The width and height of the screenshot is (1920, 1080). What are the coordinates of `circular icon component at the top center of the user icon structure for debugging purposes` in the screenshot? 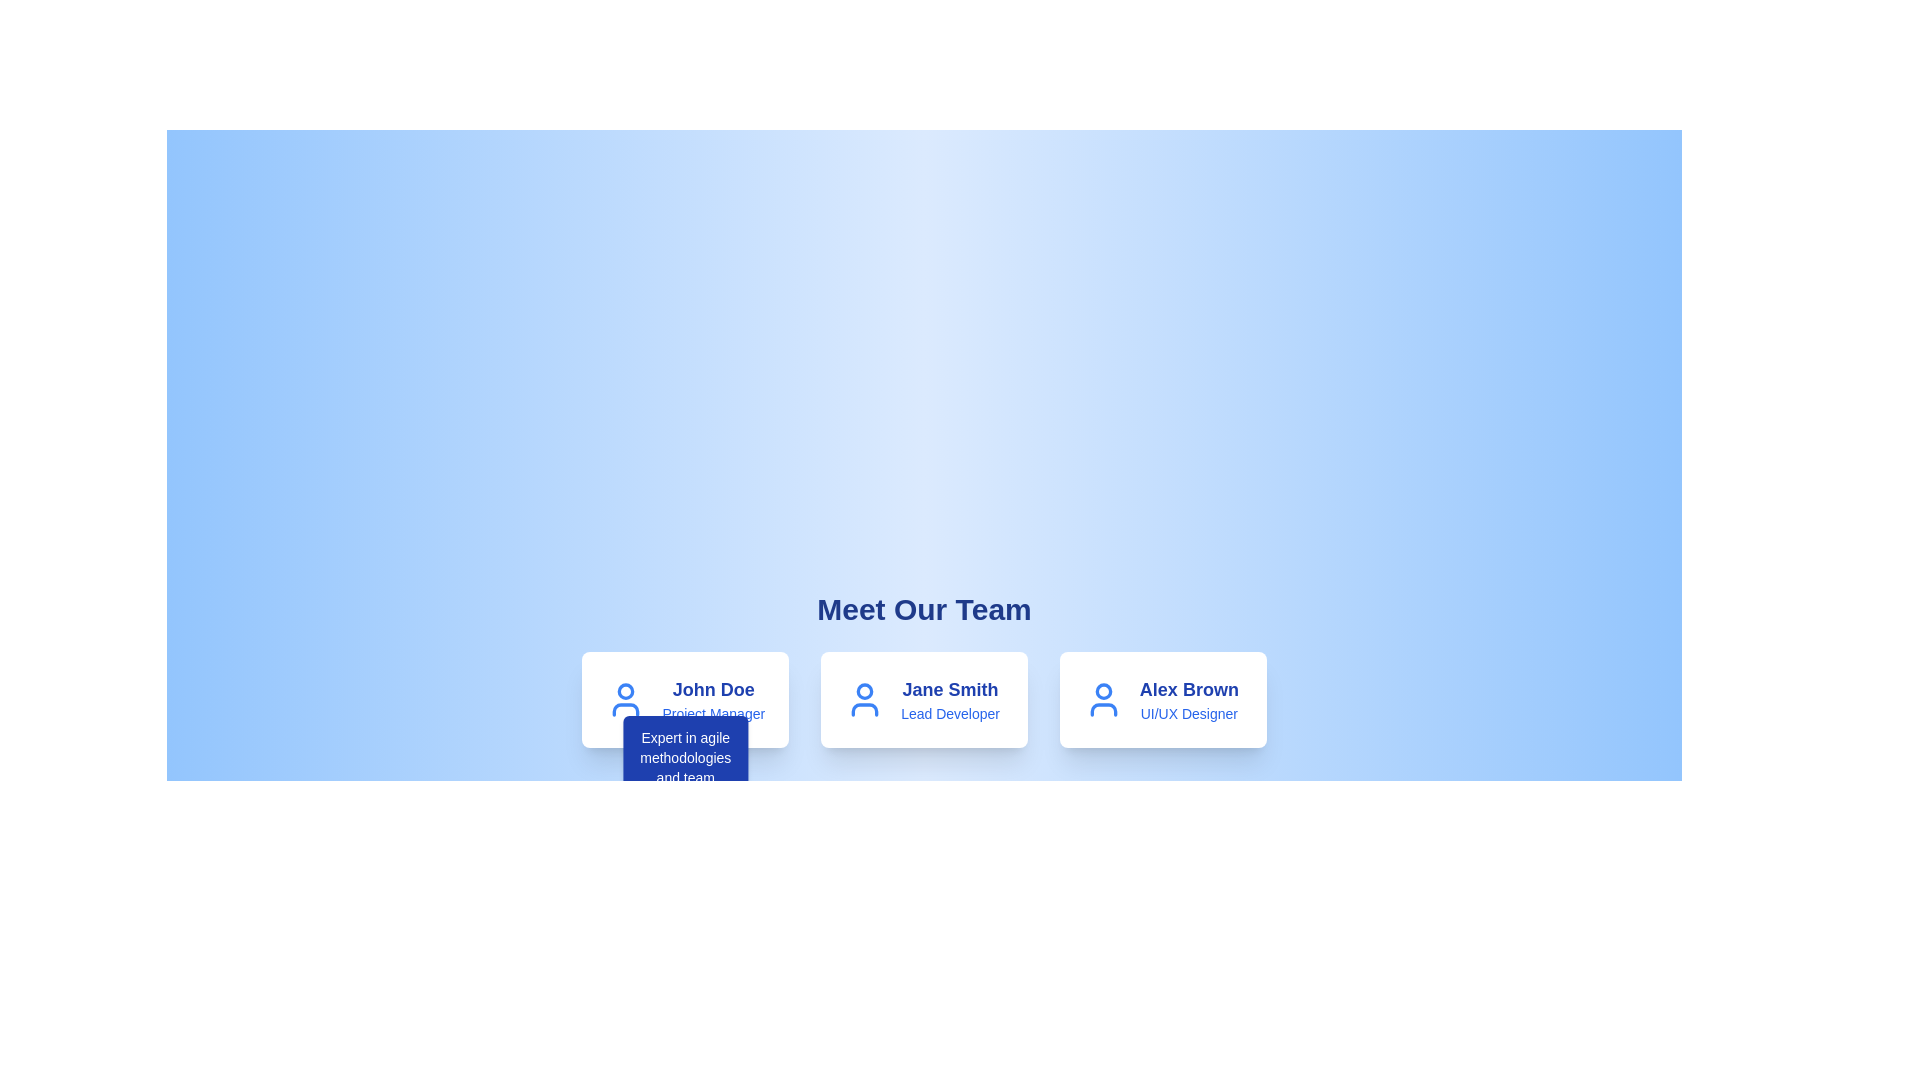 It's located at (864, 689).